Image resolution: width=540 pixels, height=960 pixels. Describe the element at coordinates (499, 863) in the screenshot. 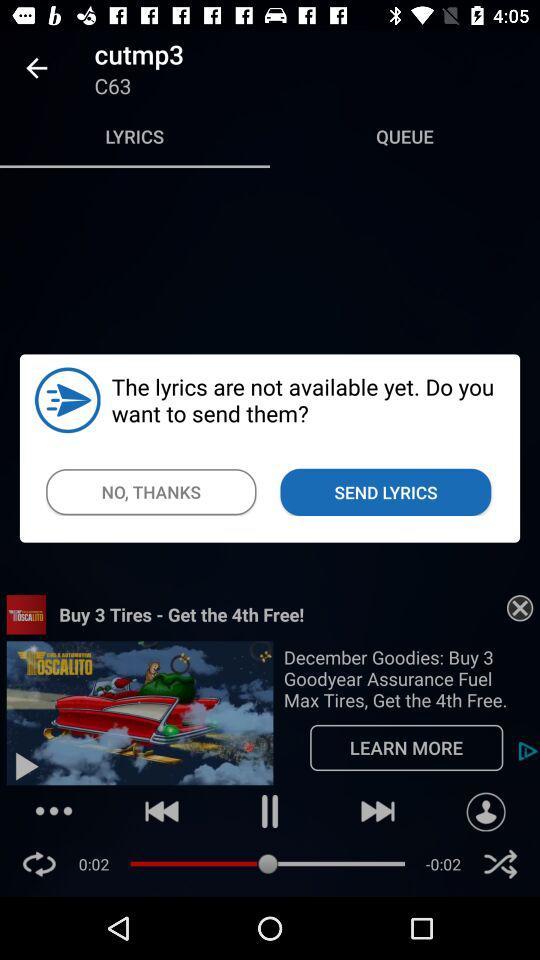

I see `the shuffle icon at the bottom right most corner of the page` at that location.